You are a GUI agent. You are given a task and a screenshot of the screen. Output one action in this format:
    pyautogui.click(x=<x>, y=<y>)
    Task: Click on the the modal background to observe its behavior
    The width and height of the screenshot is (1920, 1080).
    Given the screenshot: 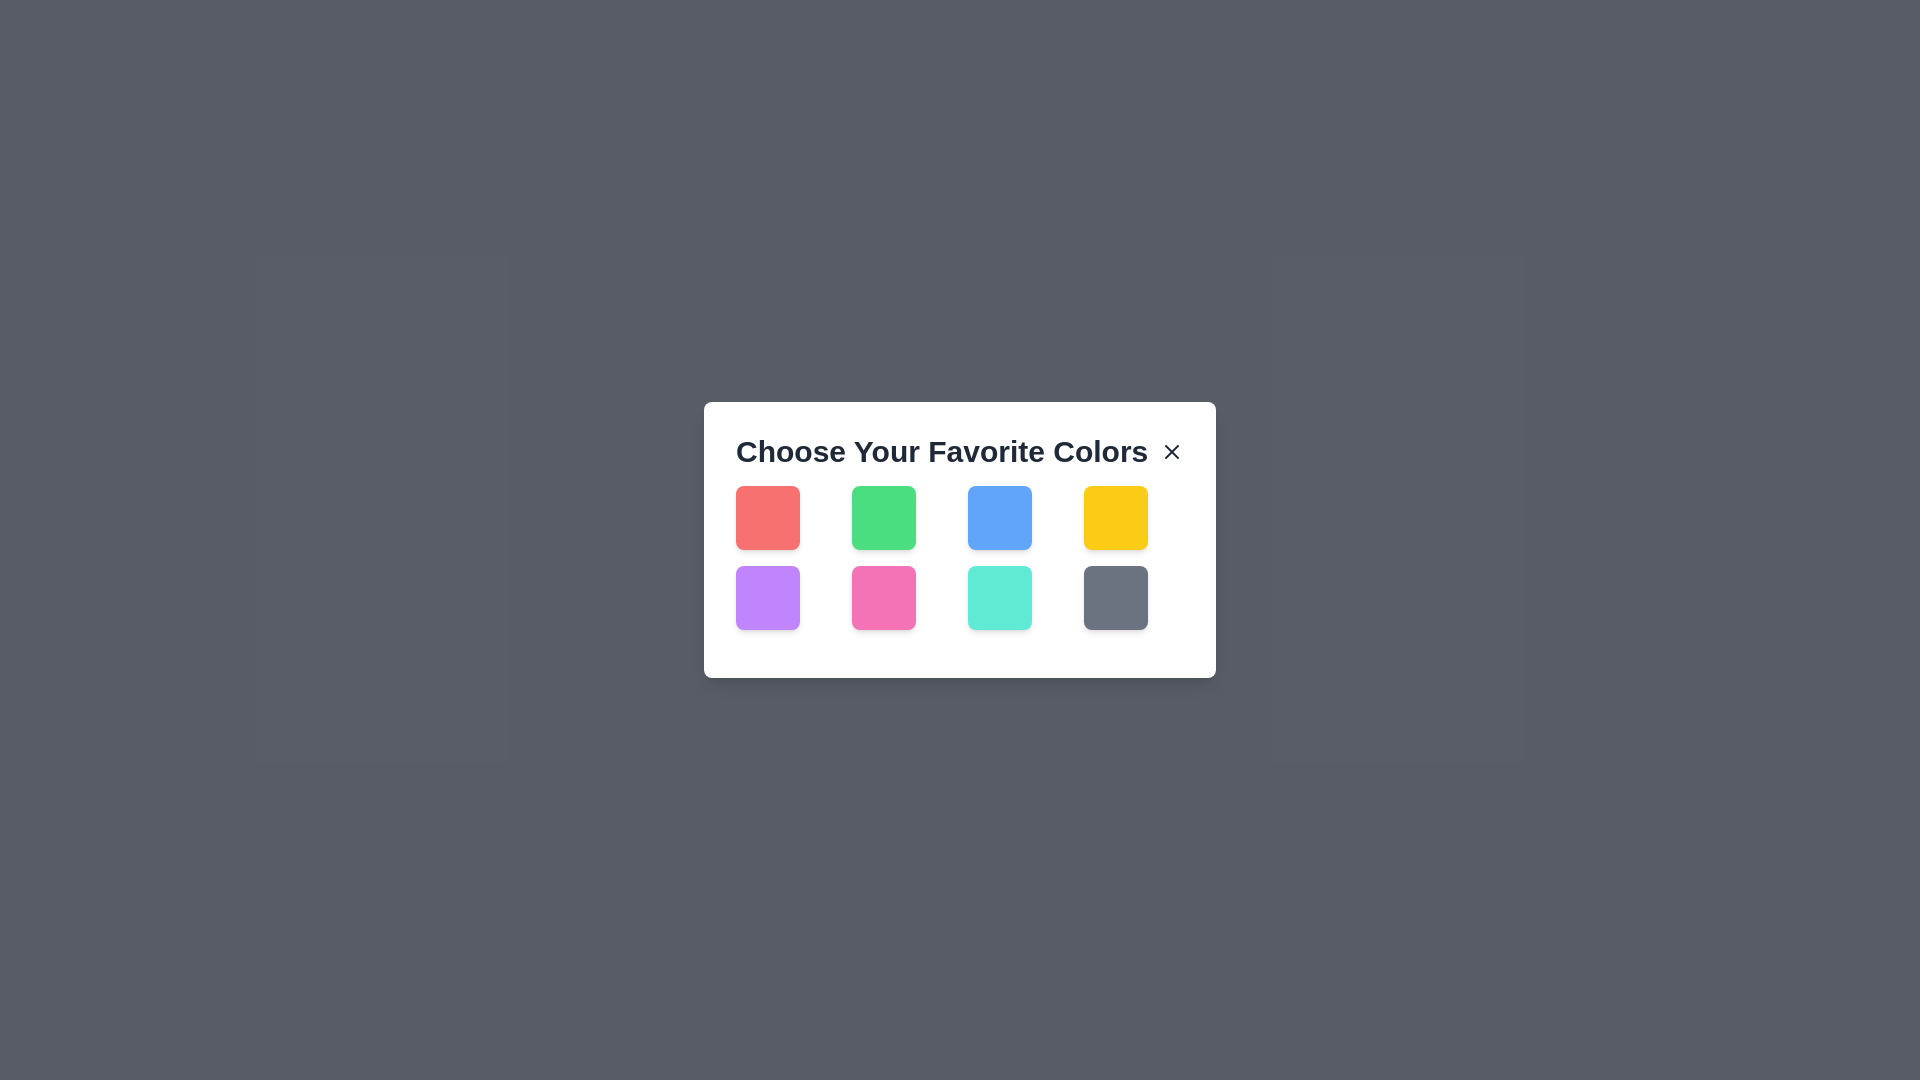 What is the action you would take?
    pyautogui.click(x=960, y=540)
    